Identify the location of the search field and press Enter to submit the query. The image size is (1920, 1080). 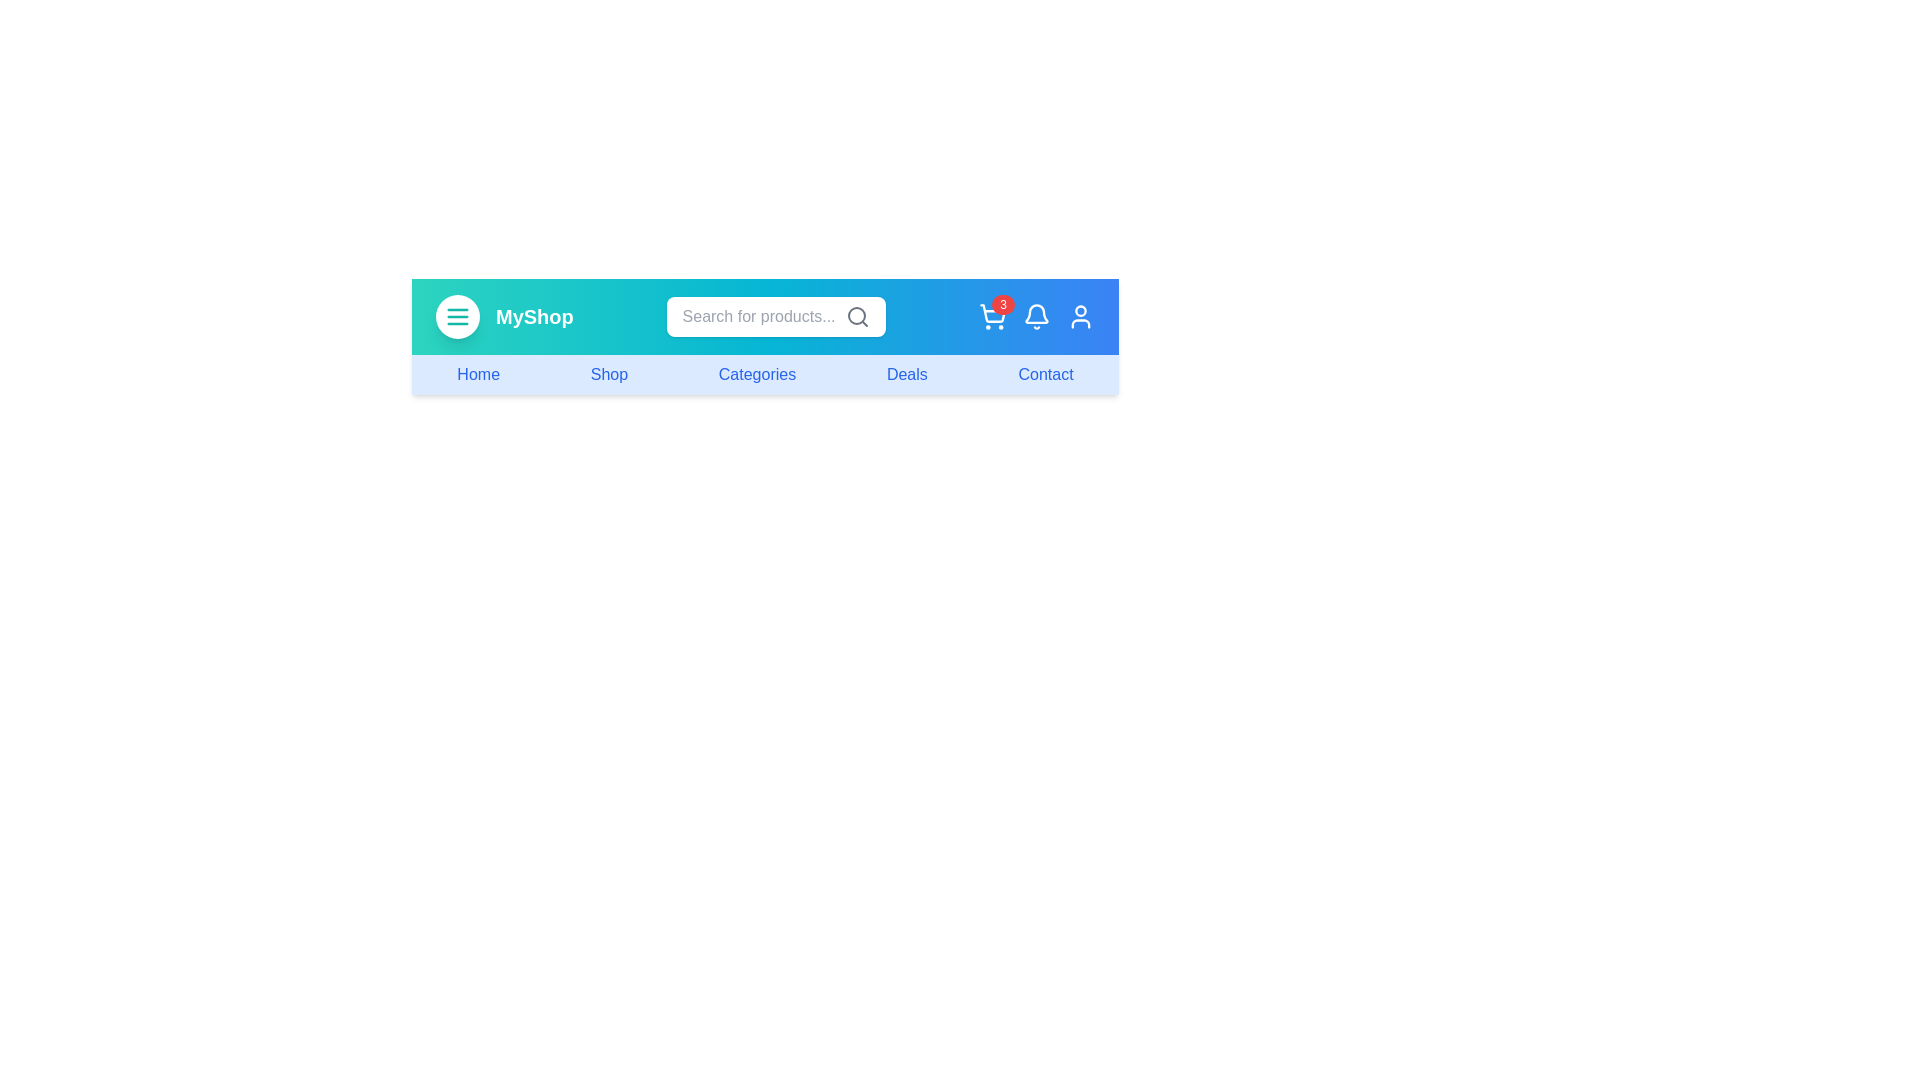
(775, 315).